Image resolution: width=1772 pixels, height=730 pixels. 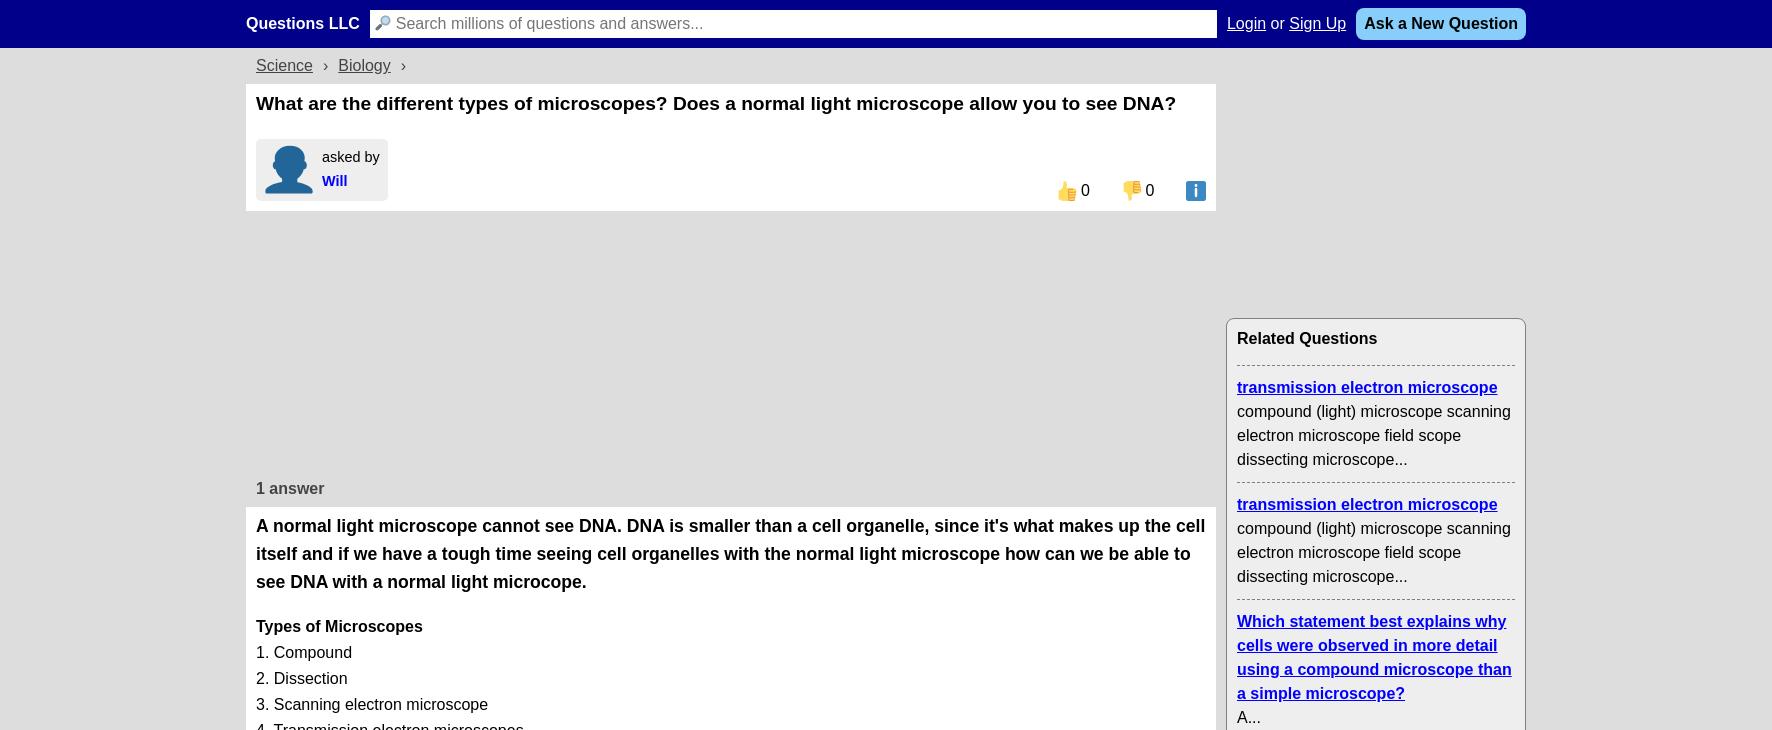 What do you see at coordinates (301, 22) in the screenshot?
I see `'Questions LLC'` at bounding box center [301, 22].